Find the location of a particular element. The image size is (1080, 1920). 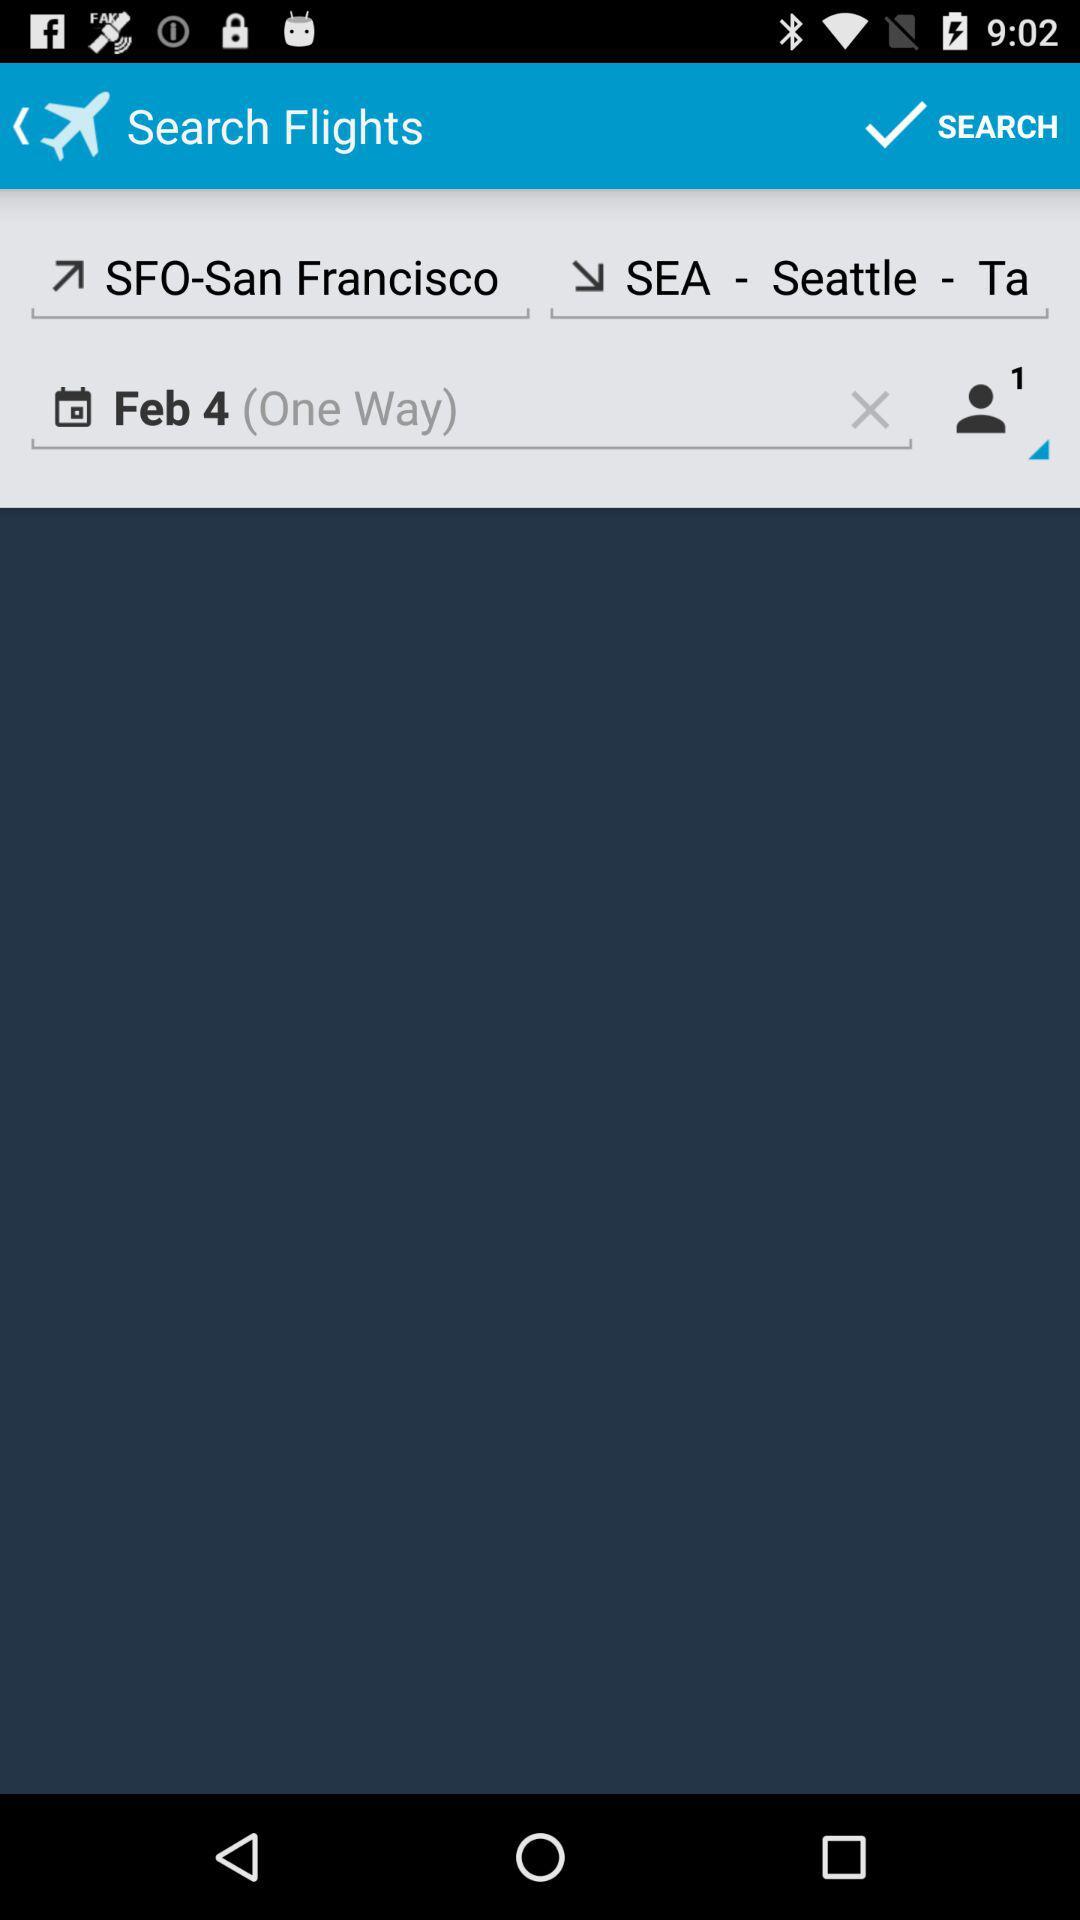

the avatar icon is located at coordinates (990, 435).